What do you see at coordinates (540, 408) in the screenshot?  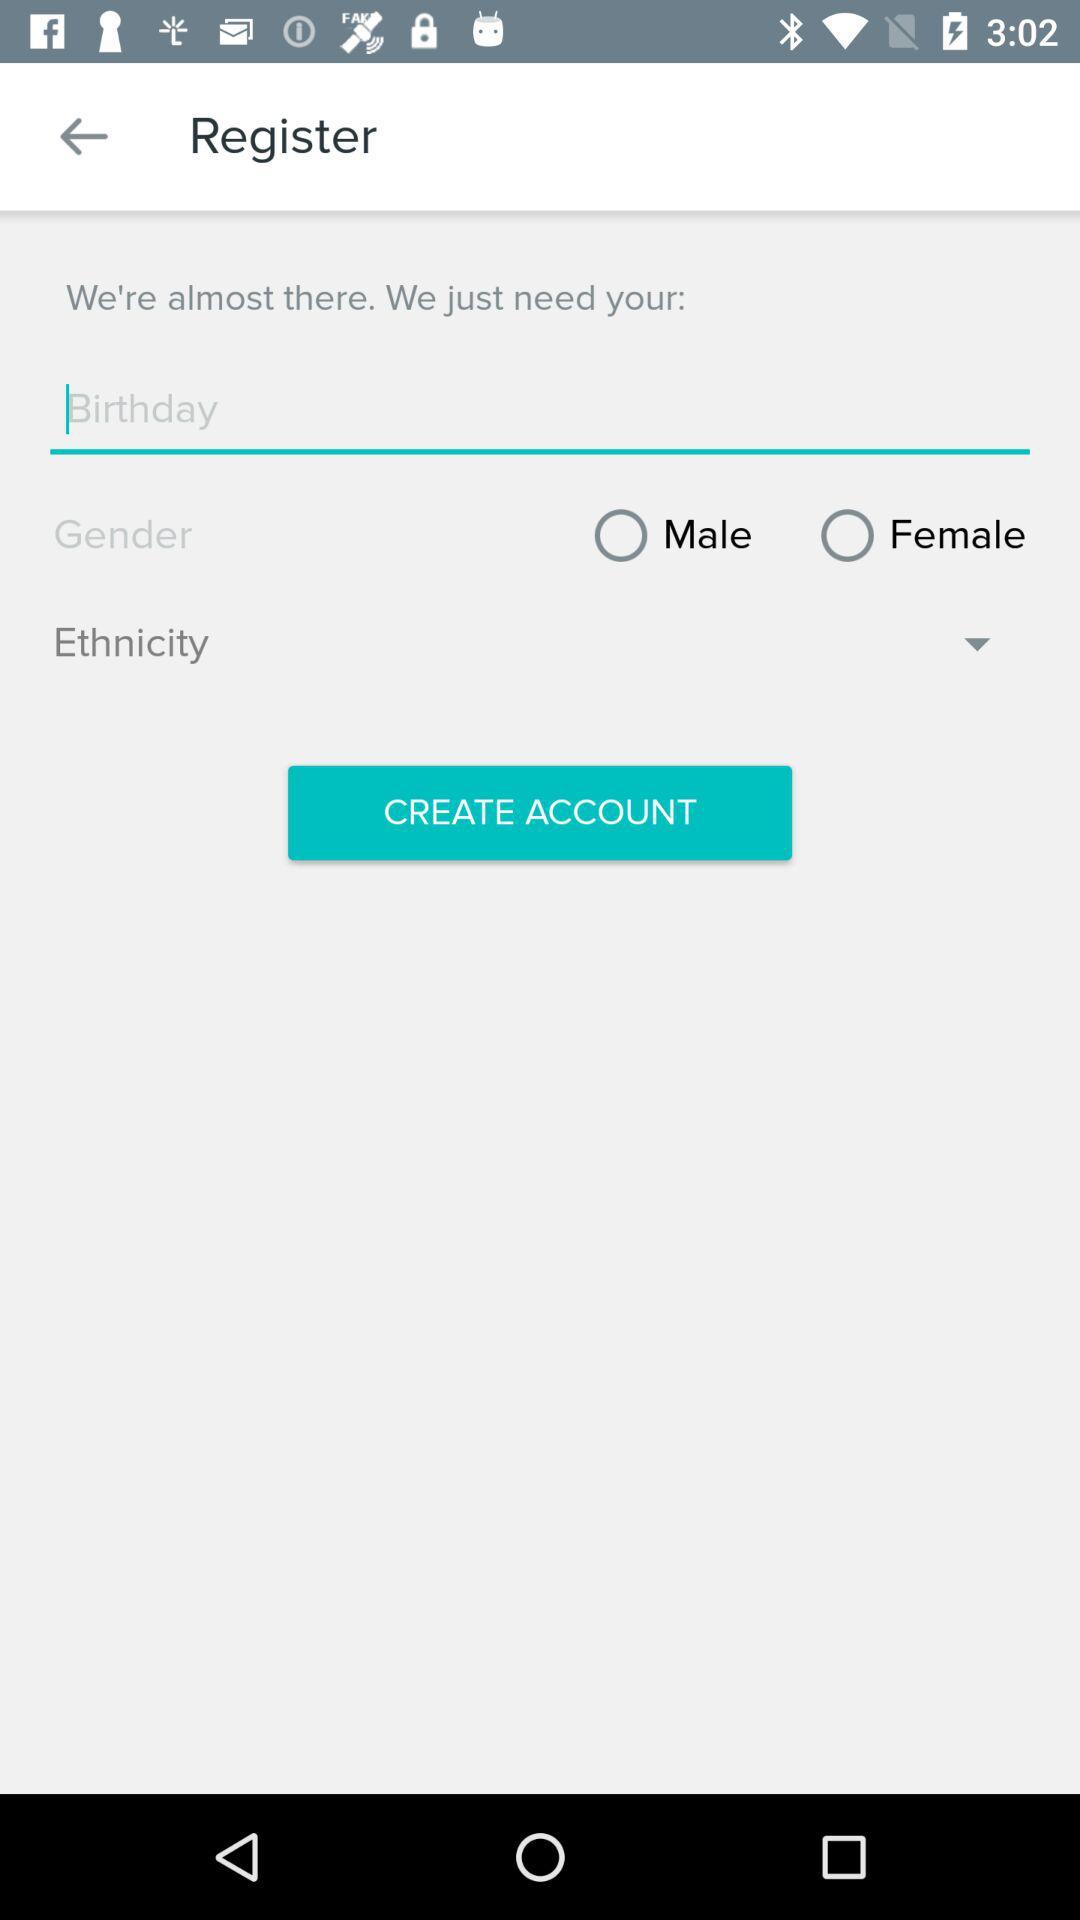 I see `birthday input field` at bounding box center [540, 408].